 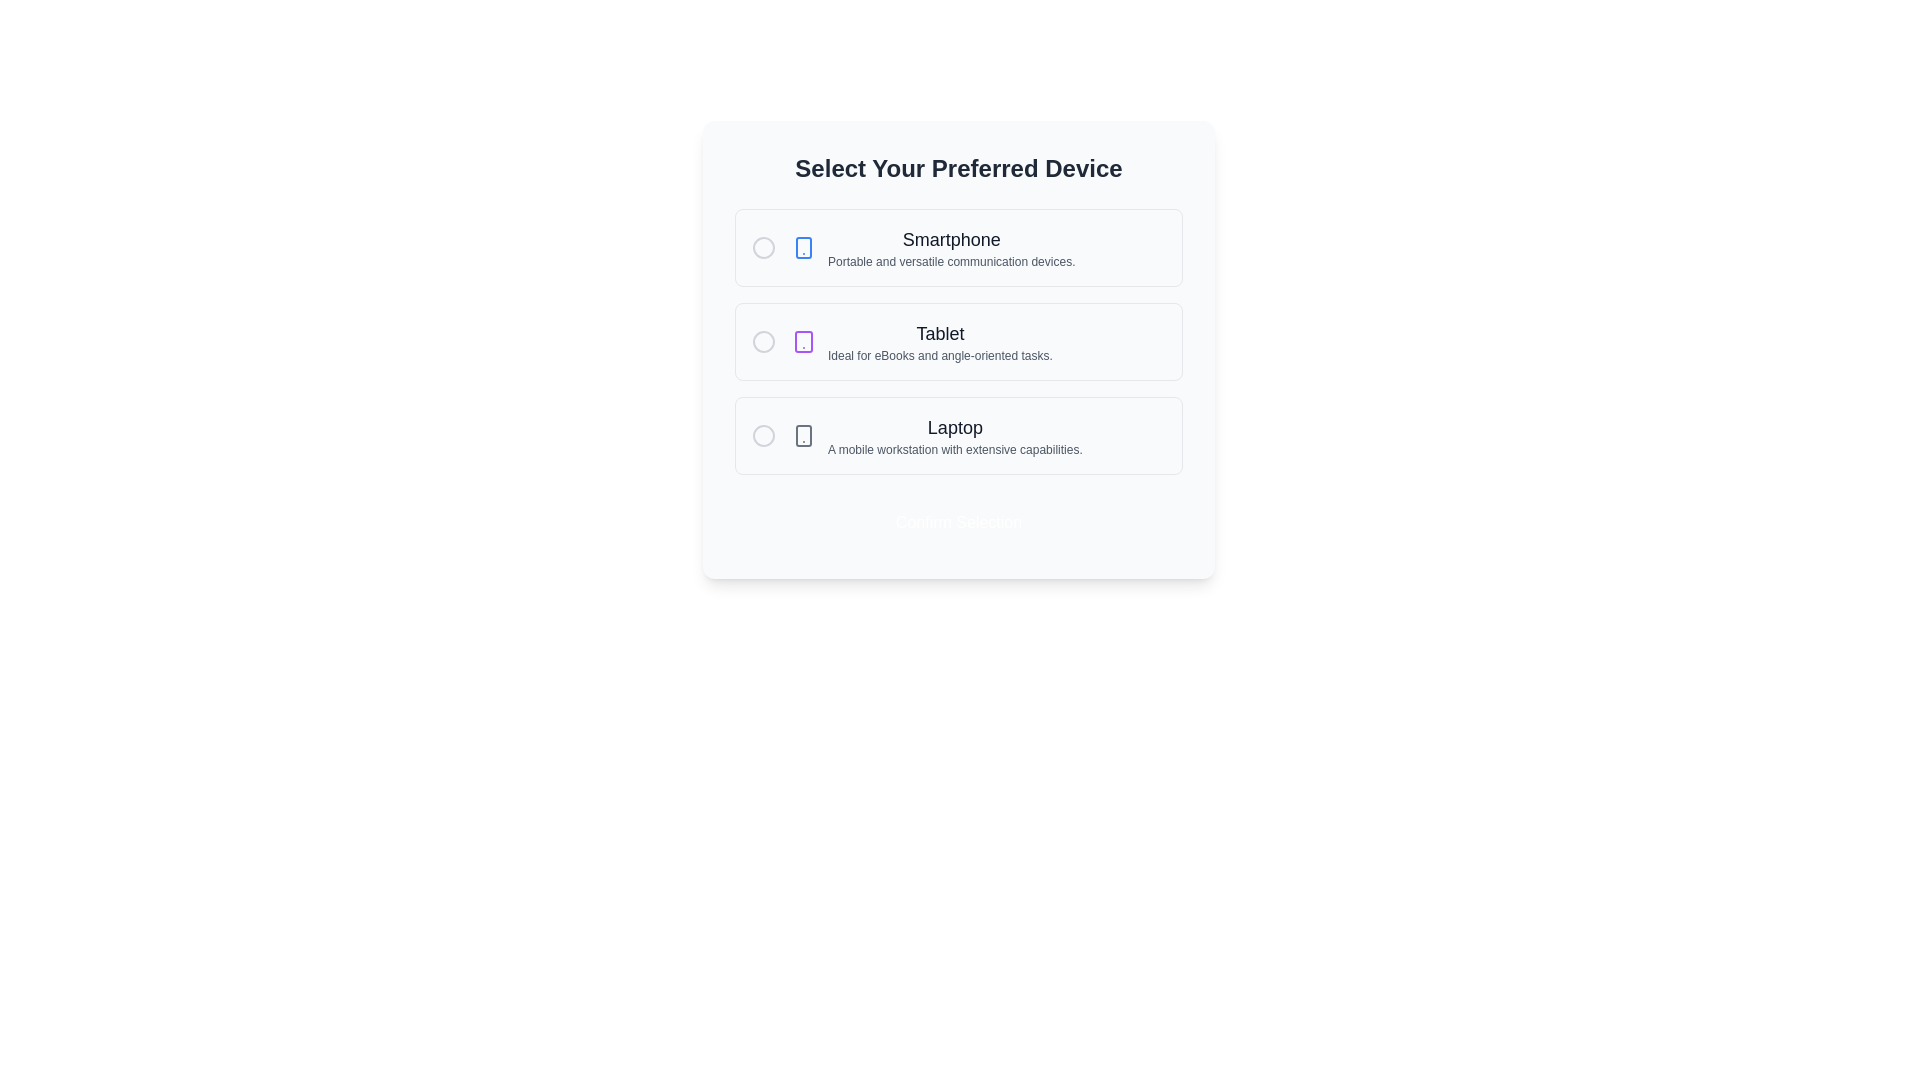 What do you see at coordinates (939, 333) in the screenshot?
I see `text label identifying the second selection option in a vertical list of choices for a preferred device, located between a selectable icon and a smaller text about eBooks` at bounding box center [939, 333].